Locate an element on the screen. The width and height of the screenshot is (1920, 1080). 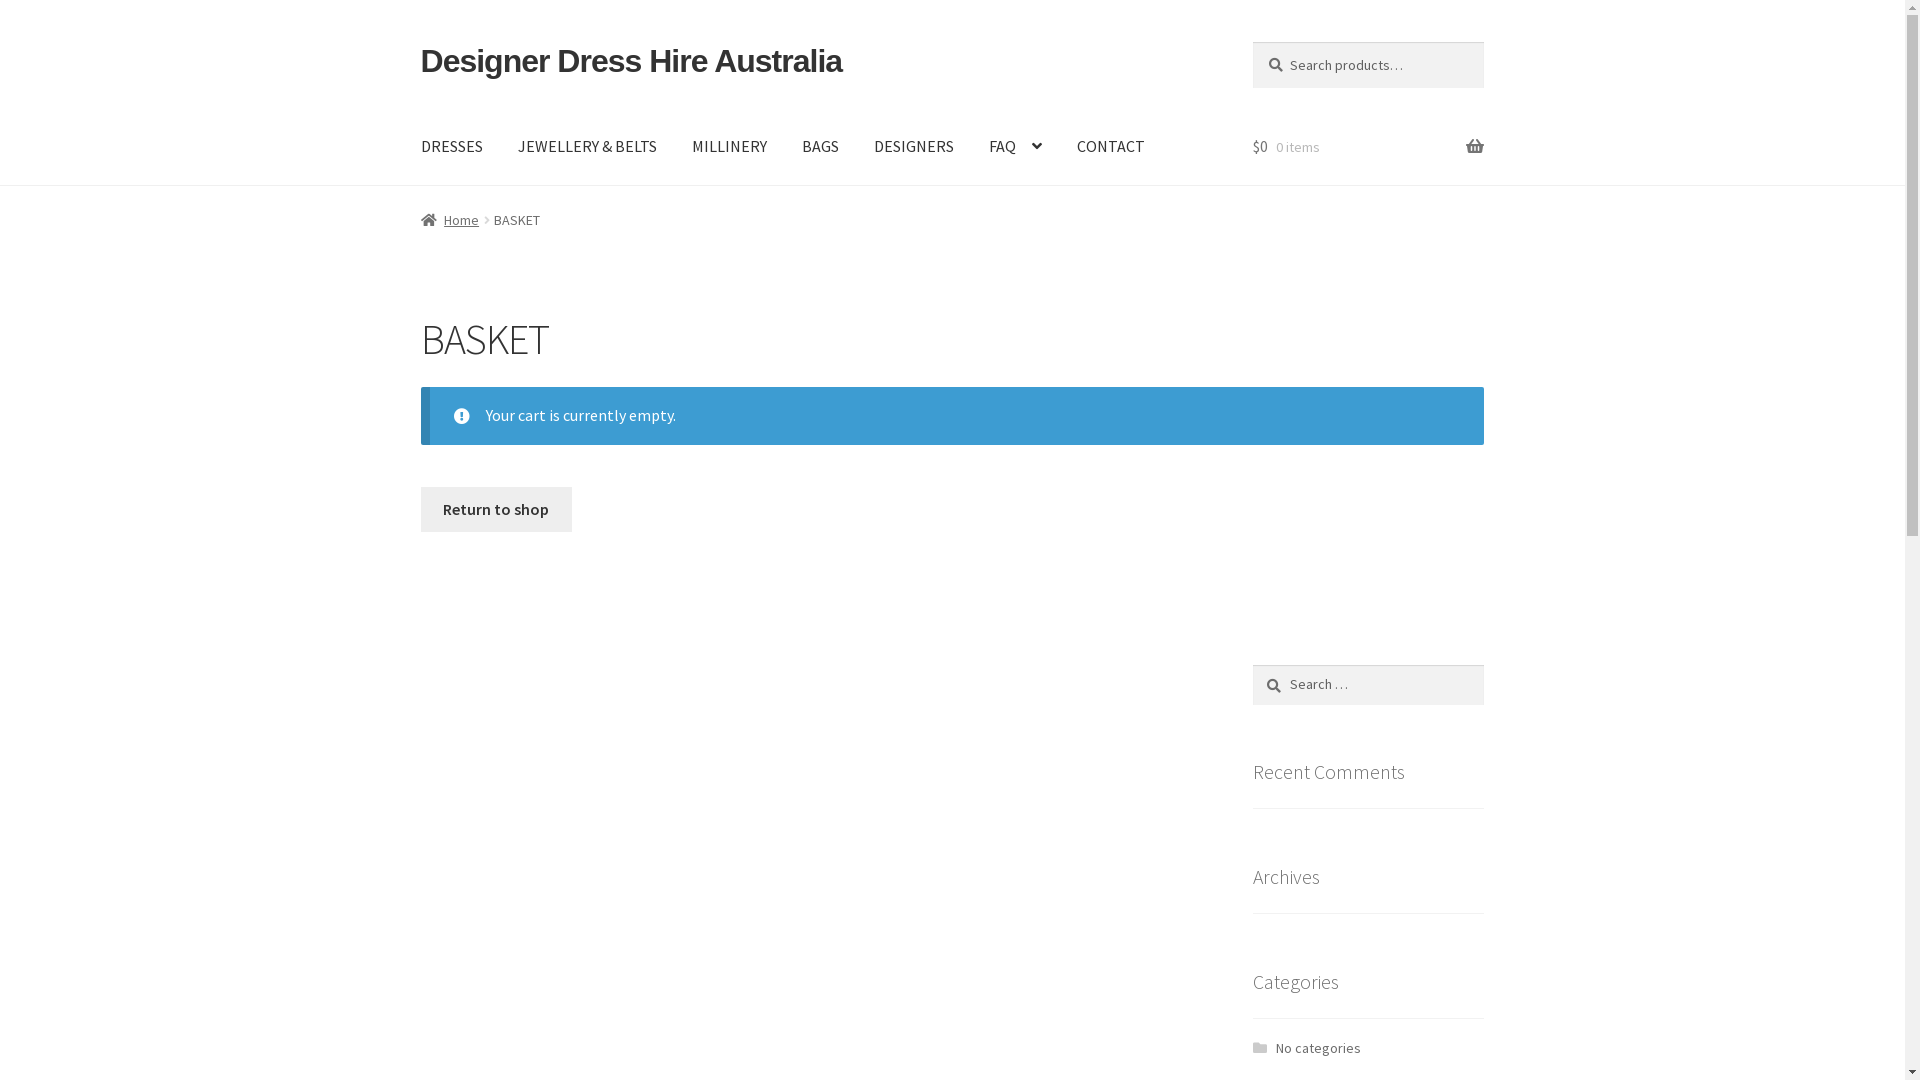
'$0 0 items' is located at coordinates (1367, 145).